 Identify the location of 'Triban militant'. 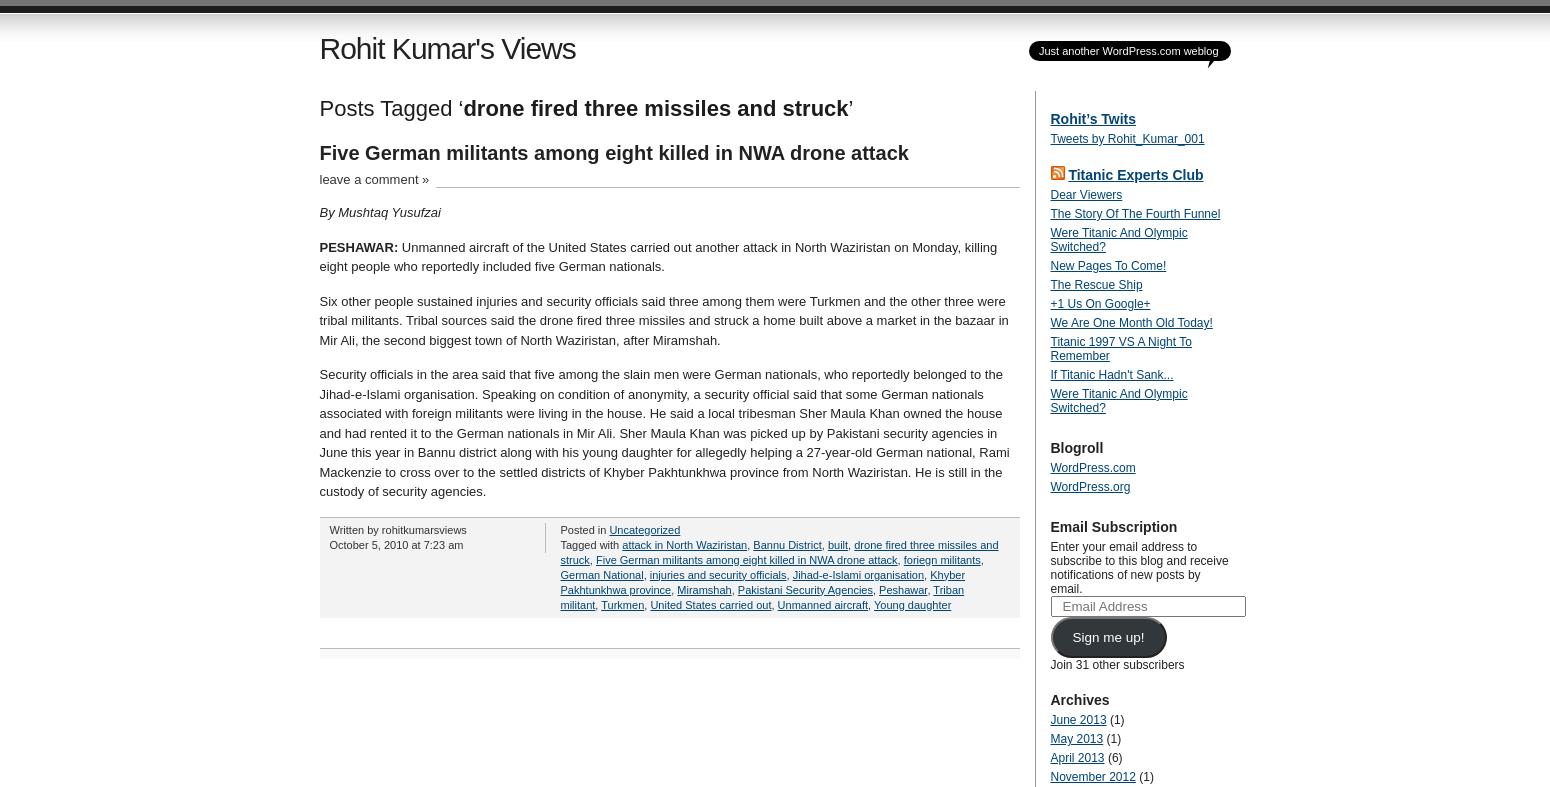
(560, 595).